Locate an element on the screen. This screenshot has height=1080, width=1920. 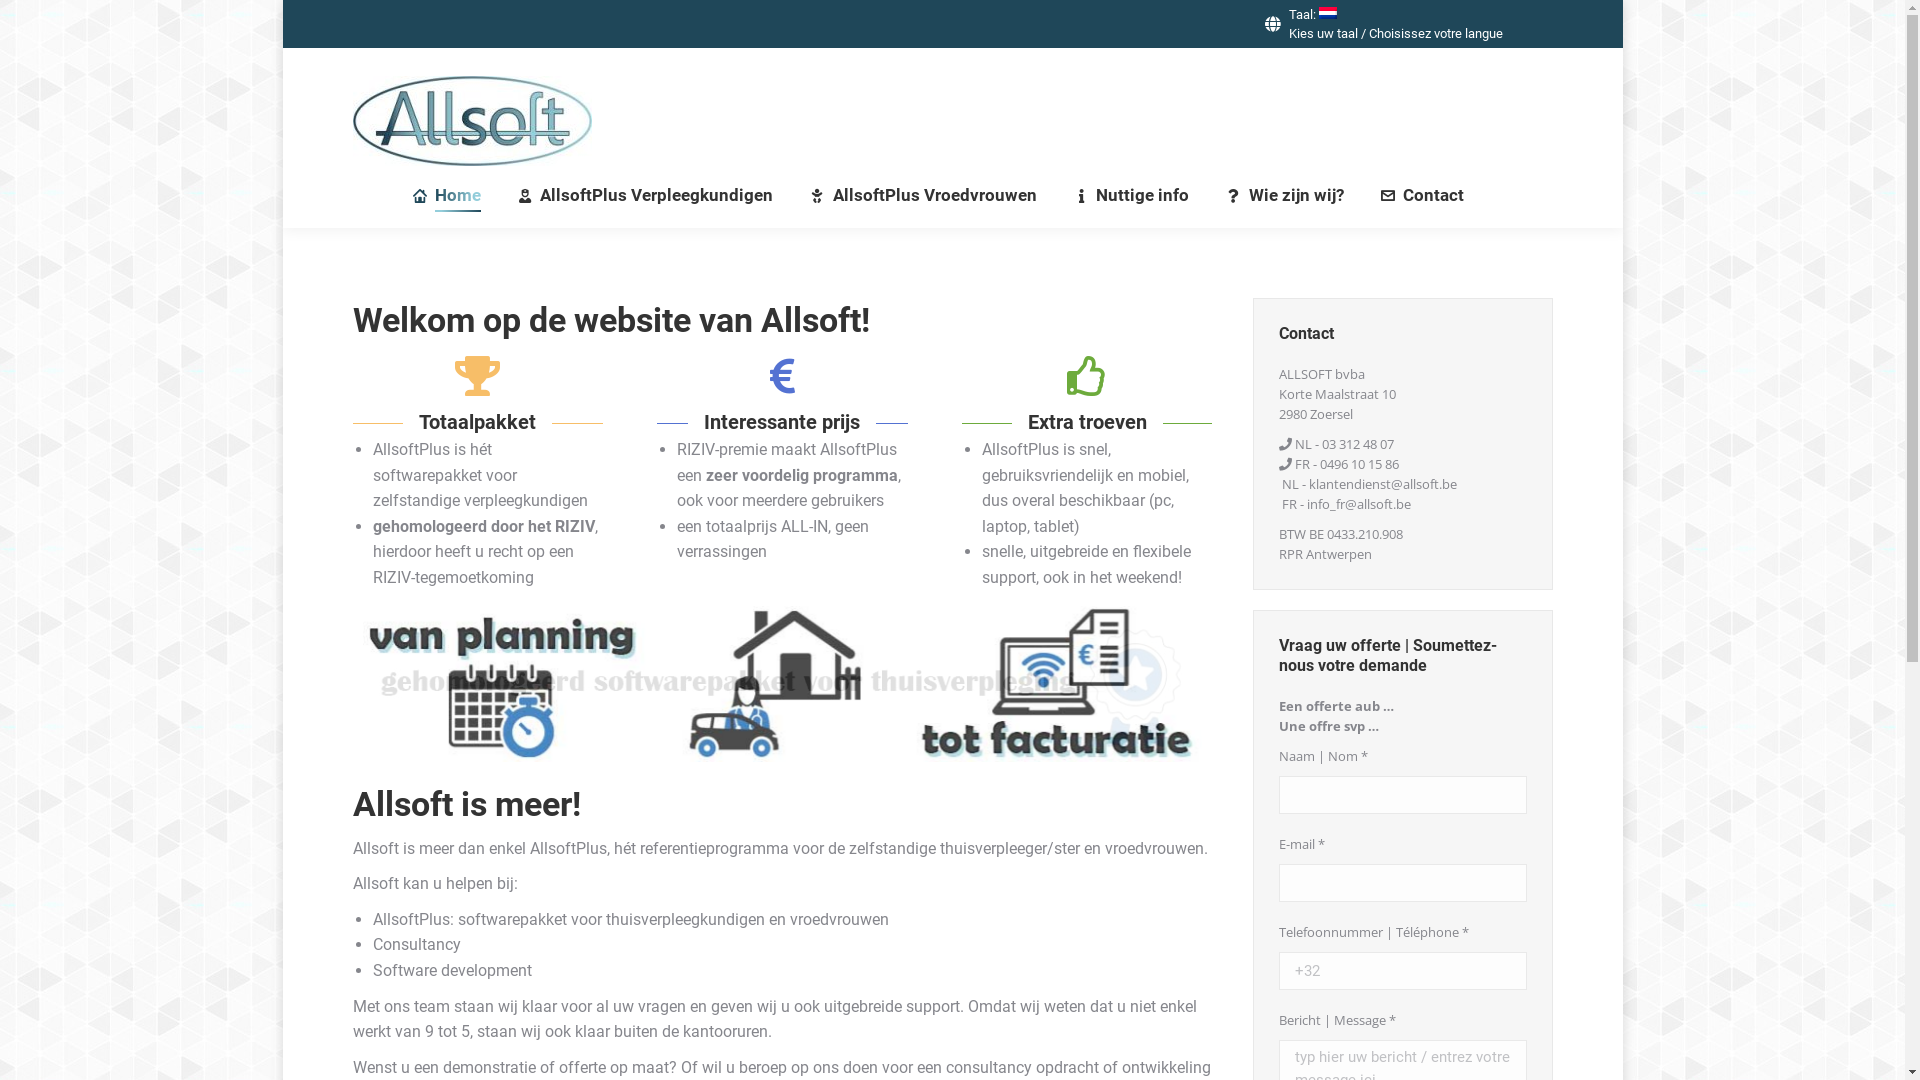
'NL - klantendienst@allsoft.be' is located at coordinates (1368, 483).